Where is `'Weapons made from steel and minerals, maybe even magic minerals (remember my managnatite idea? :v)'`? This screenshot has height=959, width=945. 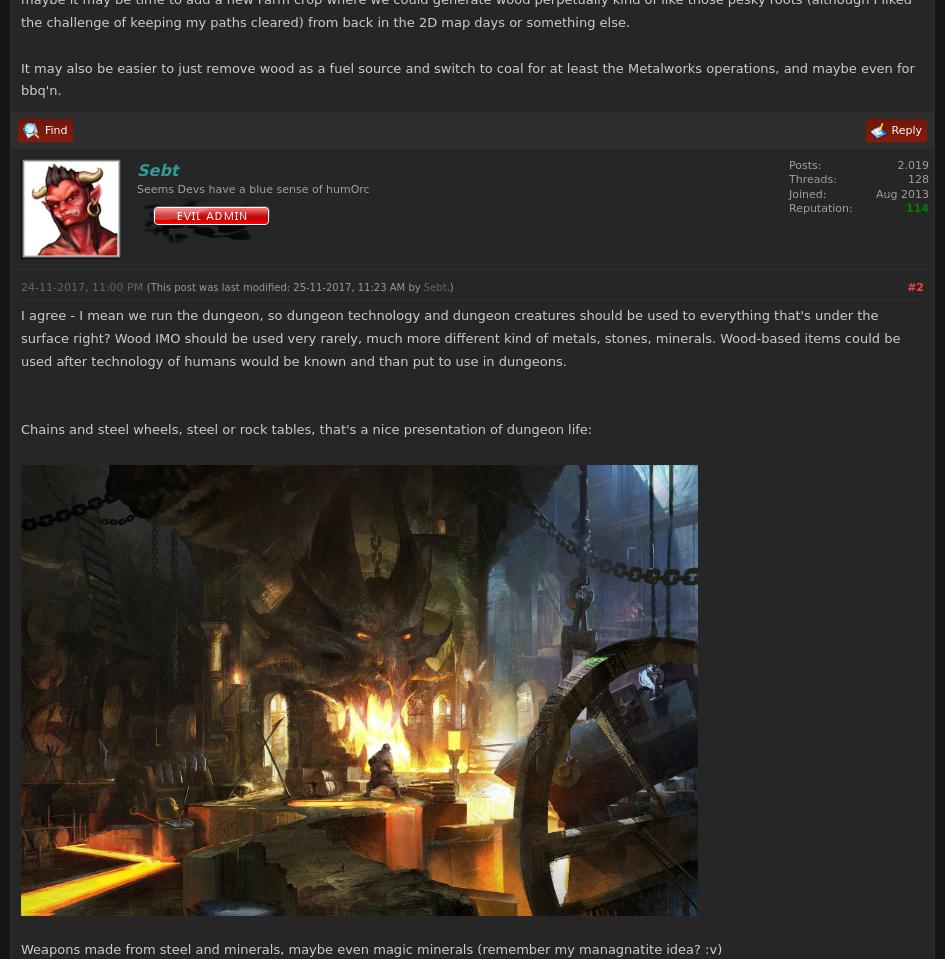 'Weapons made from steel and minerals, maybe even magic minerals (remember my managnatite idea? :v)' is located at coordinates (20, 948).